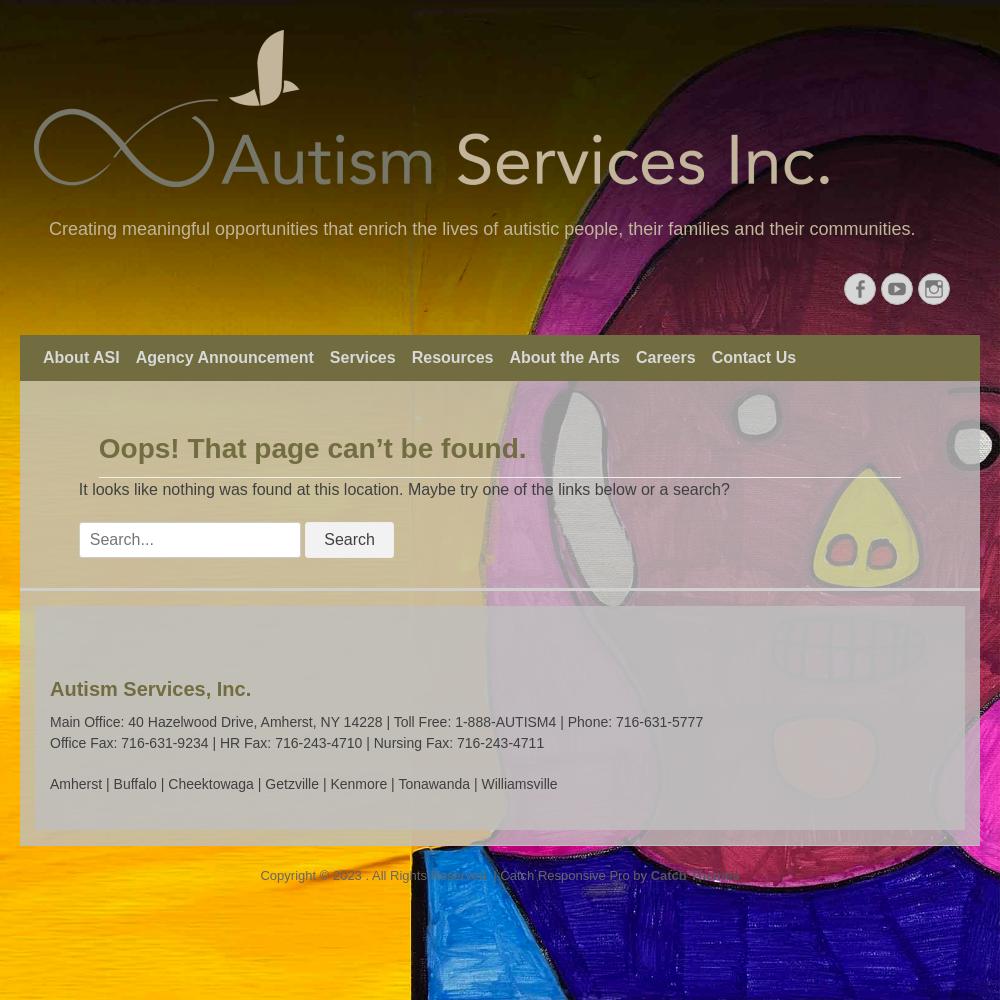 The height and width of the screenshot is (1000, 1000). Describe the element at coordinates (507, 875) in the screenshot. I see `'. All Rights Reserved.  | Catch Responsive Pro by'` at that location.